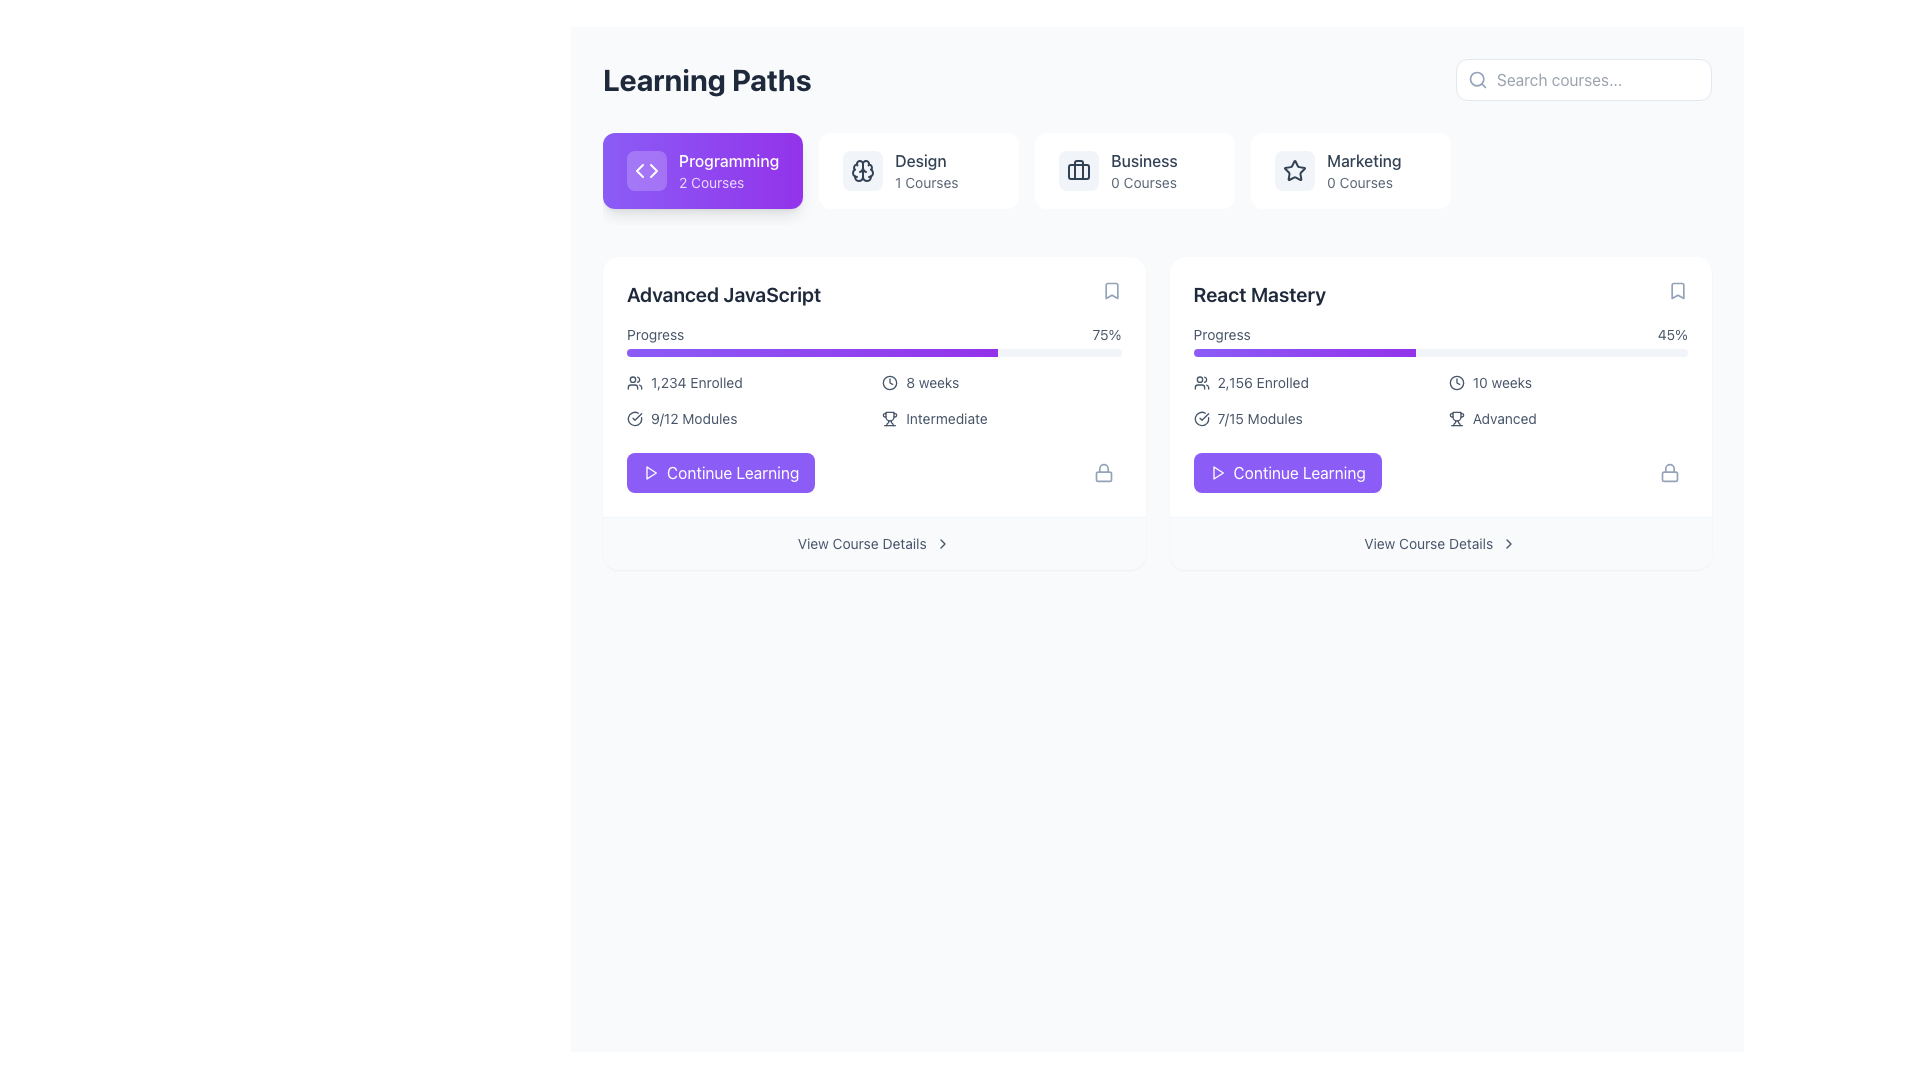 Image resolution: width=1920 pixels, height=1080 pixels. Describe the element at coordinates (1456, 418) in the screenshot. I see `the trophy-shaped SVG icon located within the 'Advanced' text label at the bottom right of the 'React Mastery' card` at that location.